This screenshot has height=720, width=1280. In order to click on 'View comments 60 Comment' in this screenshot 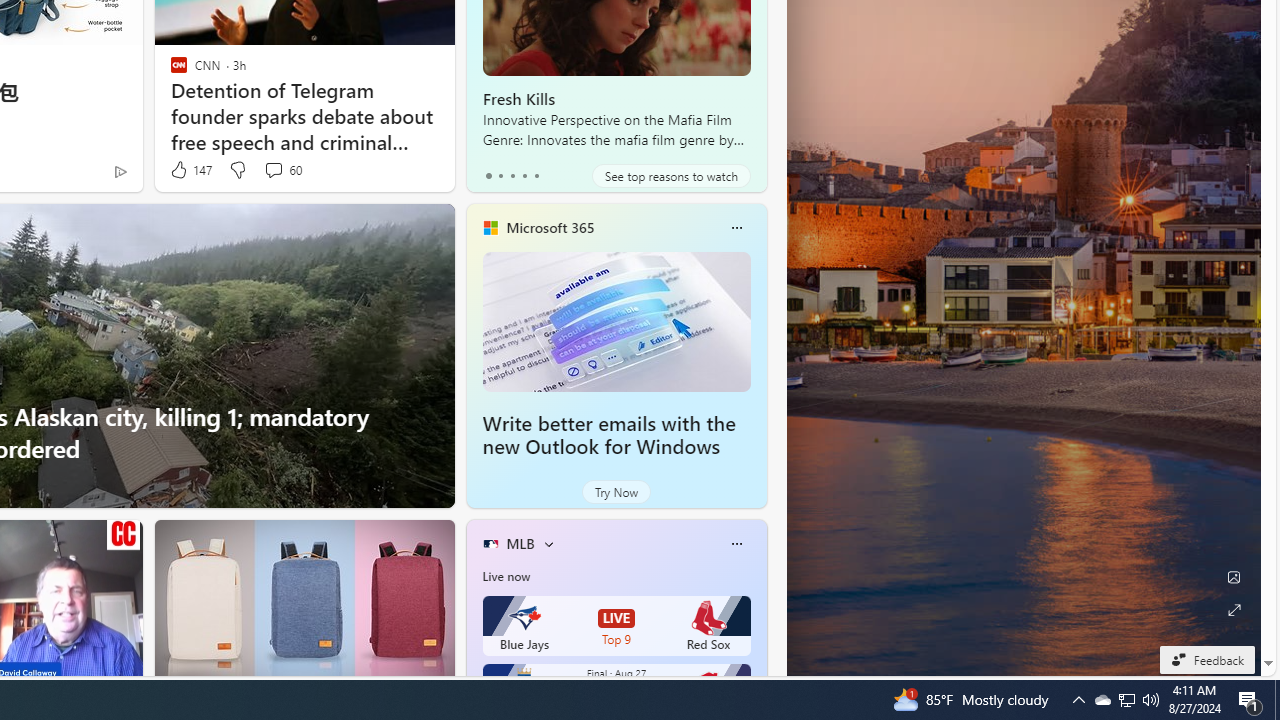, I will do `click(272, 168)`.